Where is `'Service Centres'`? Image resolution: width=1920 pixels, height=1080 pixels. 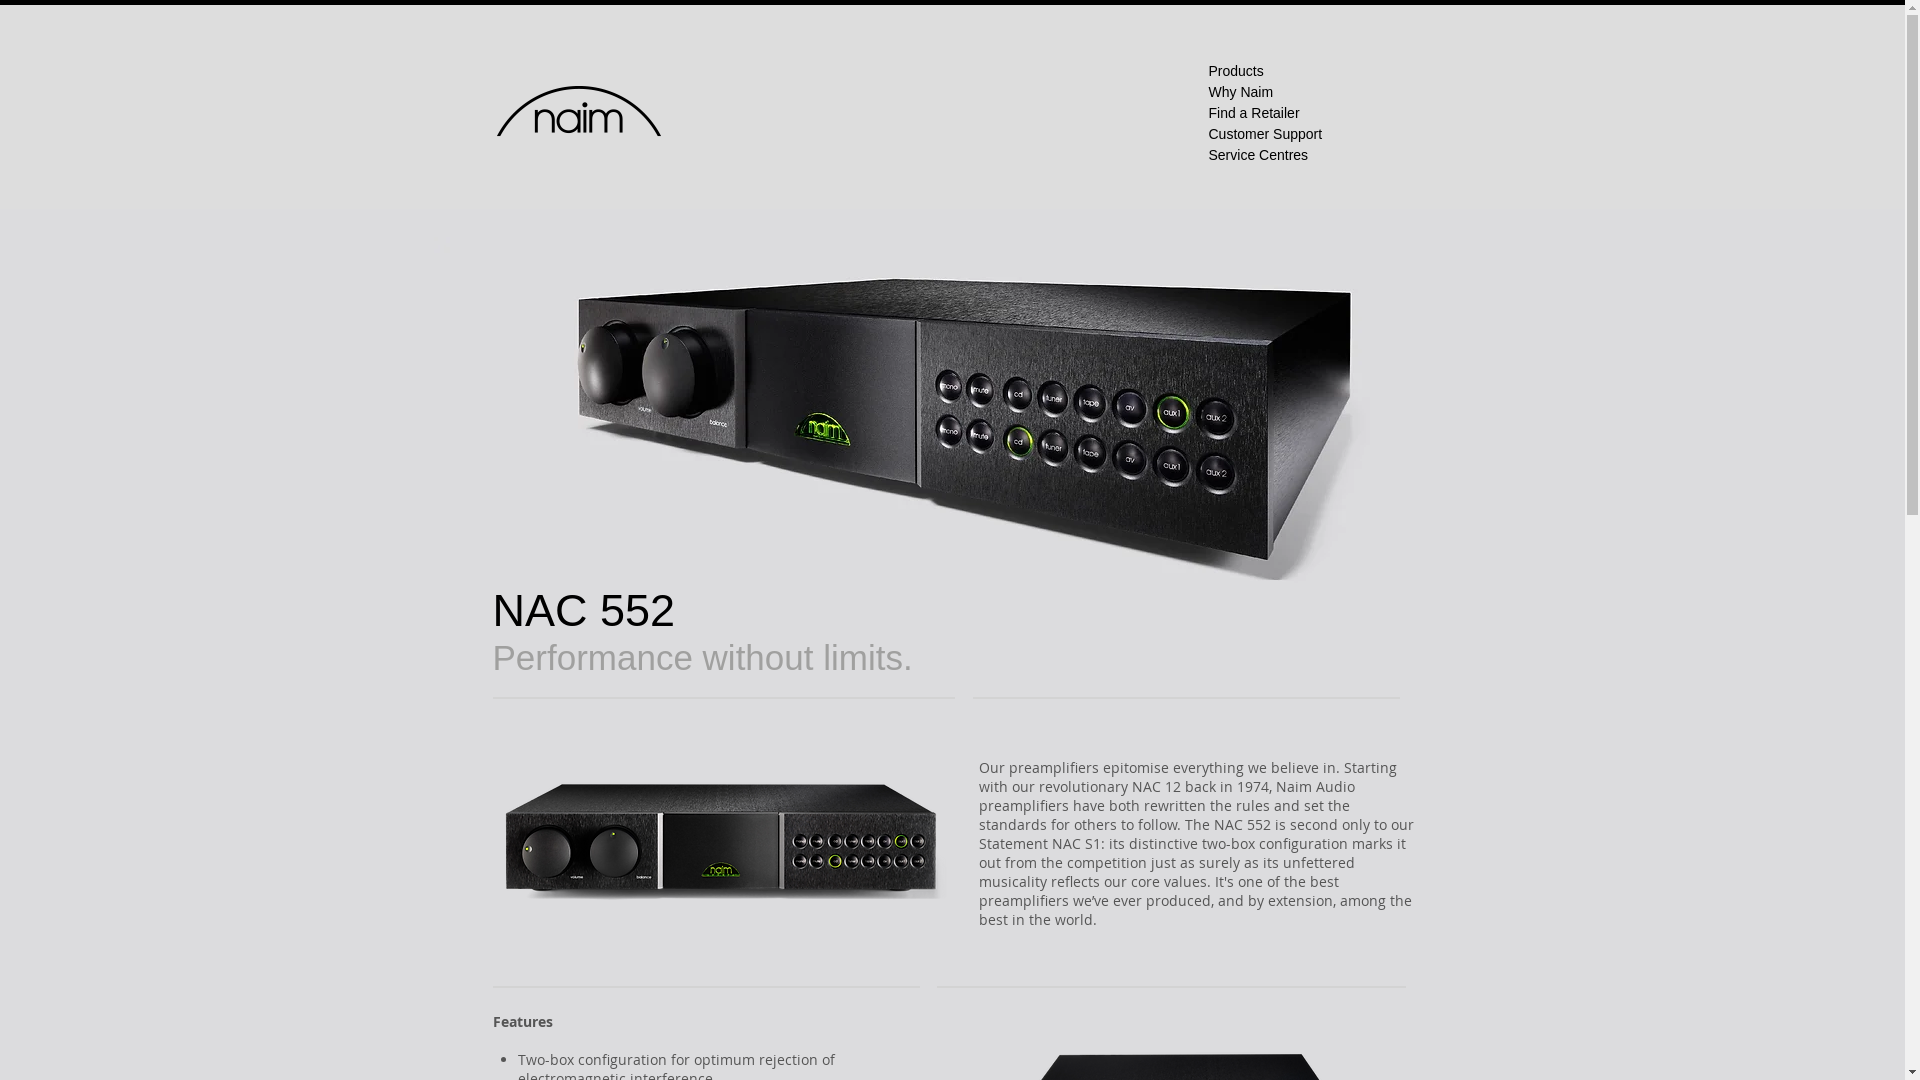 'Service Centres' is located at coordinates (1256, 153).